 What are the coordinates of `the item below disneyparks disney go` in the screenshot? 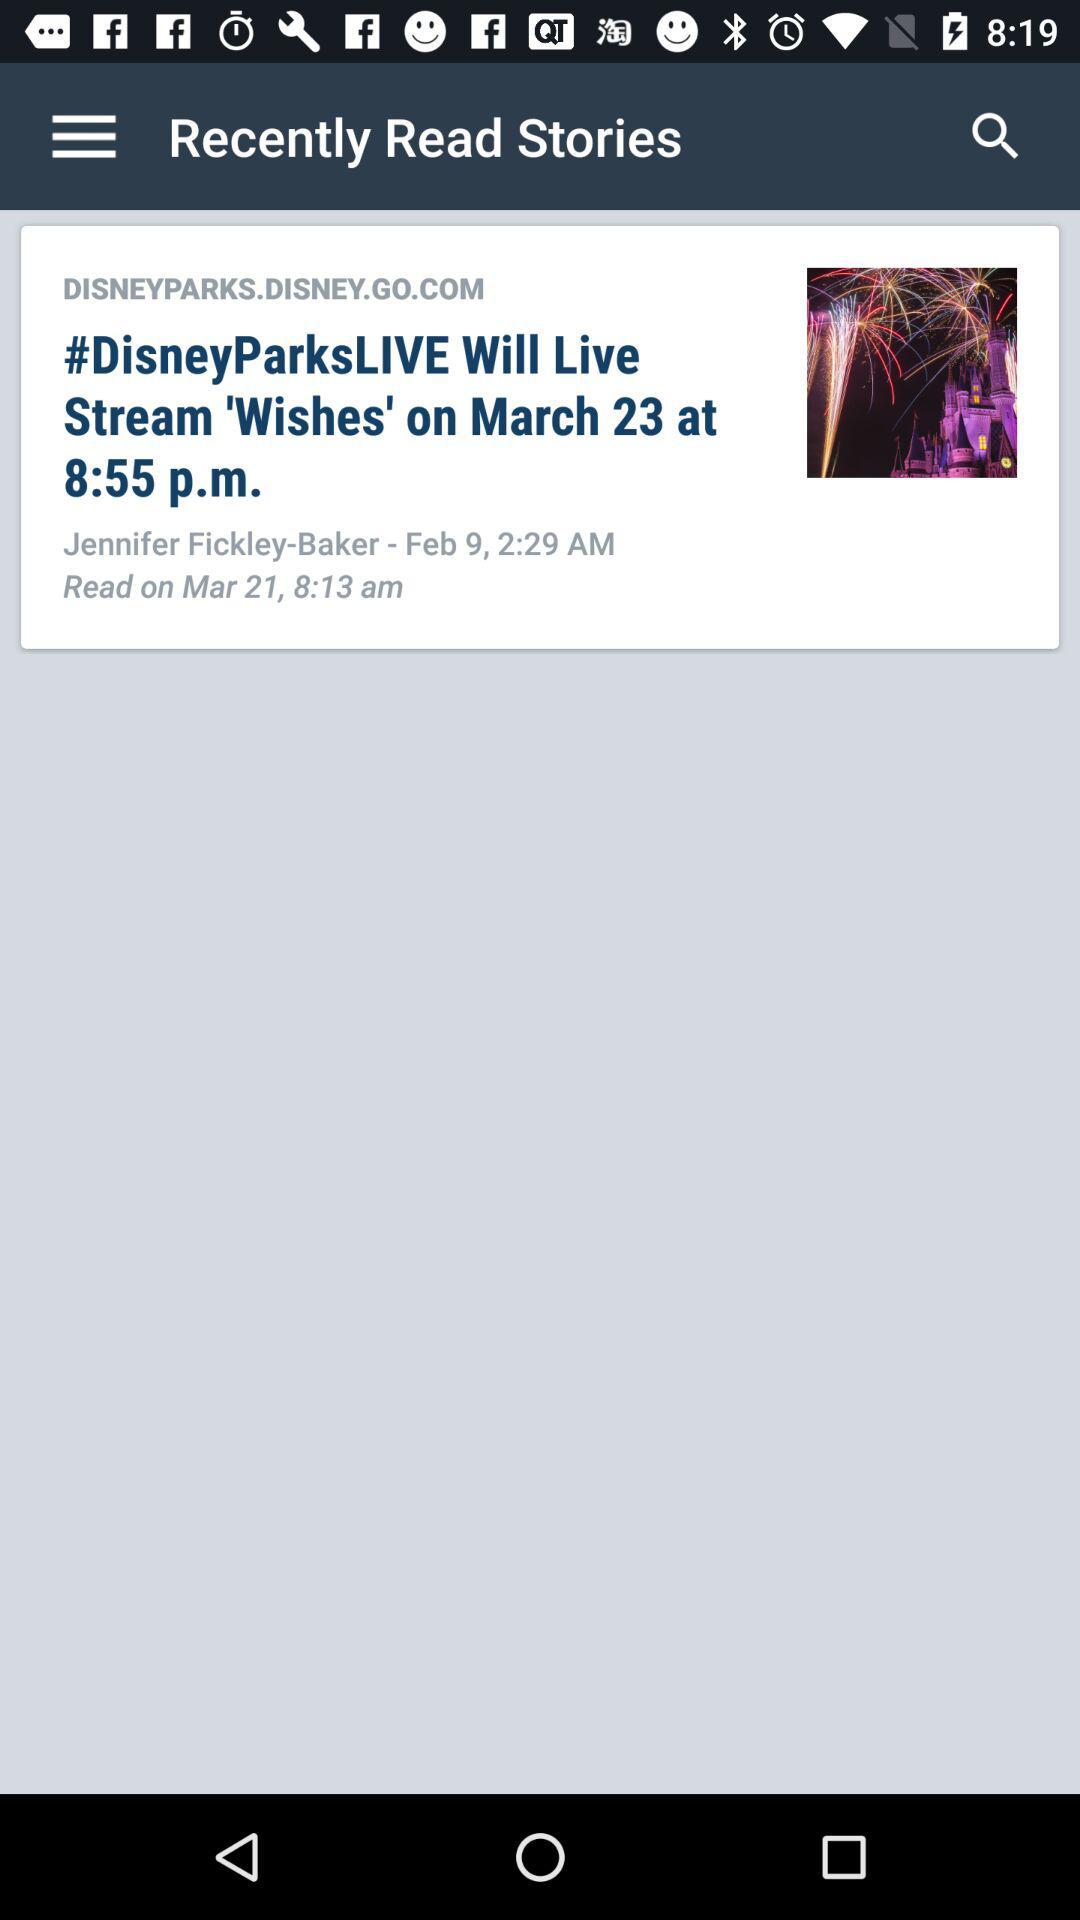 It's located at (412, 413).